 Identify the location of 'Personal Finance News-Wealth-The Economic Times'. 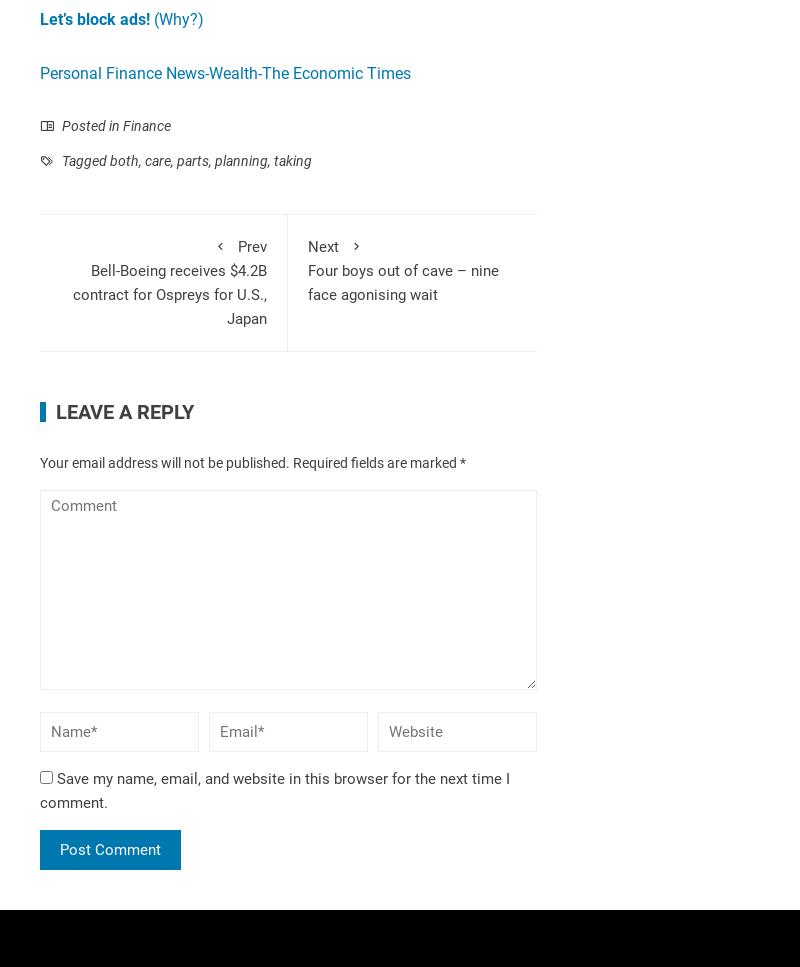
(225, 71).